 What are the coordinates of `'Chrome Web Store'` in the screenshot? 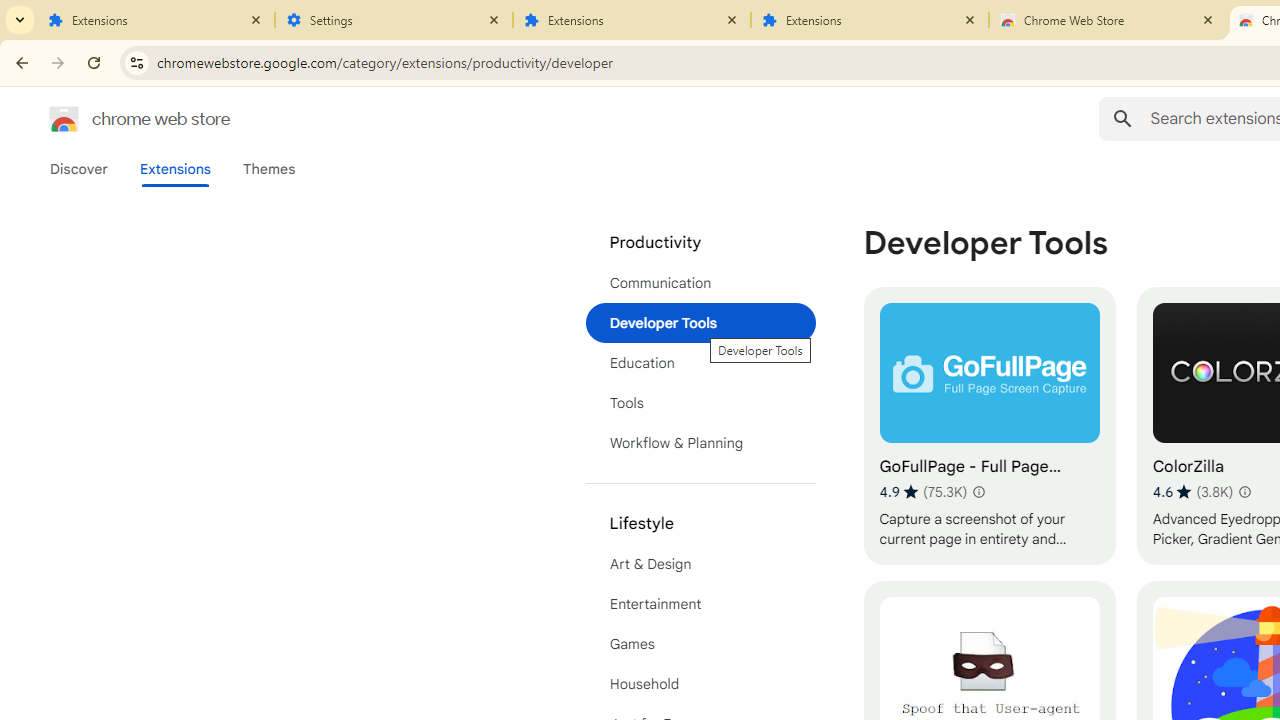 It's located at (1107, 20).